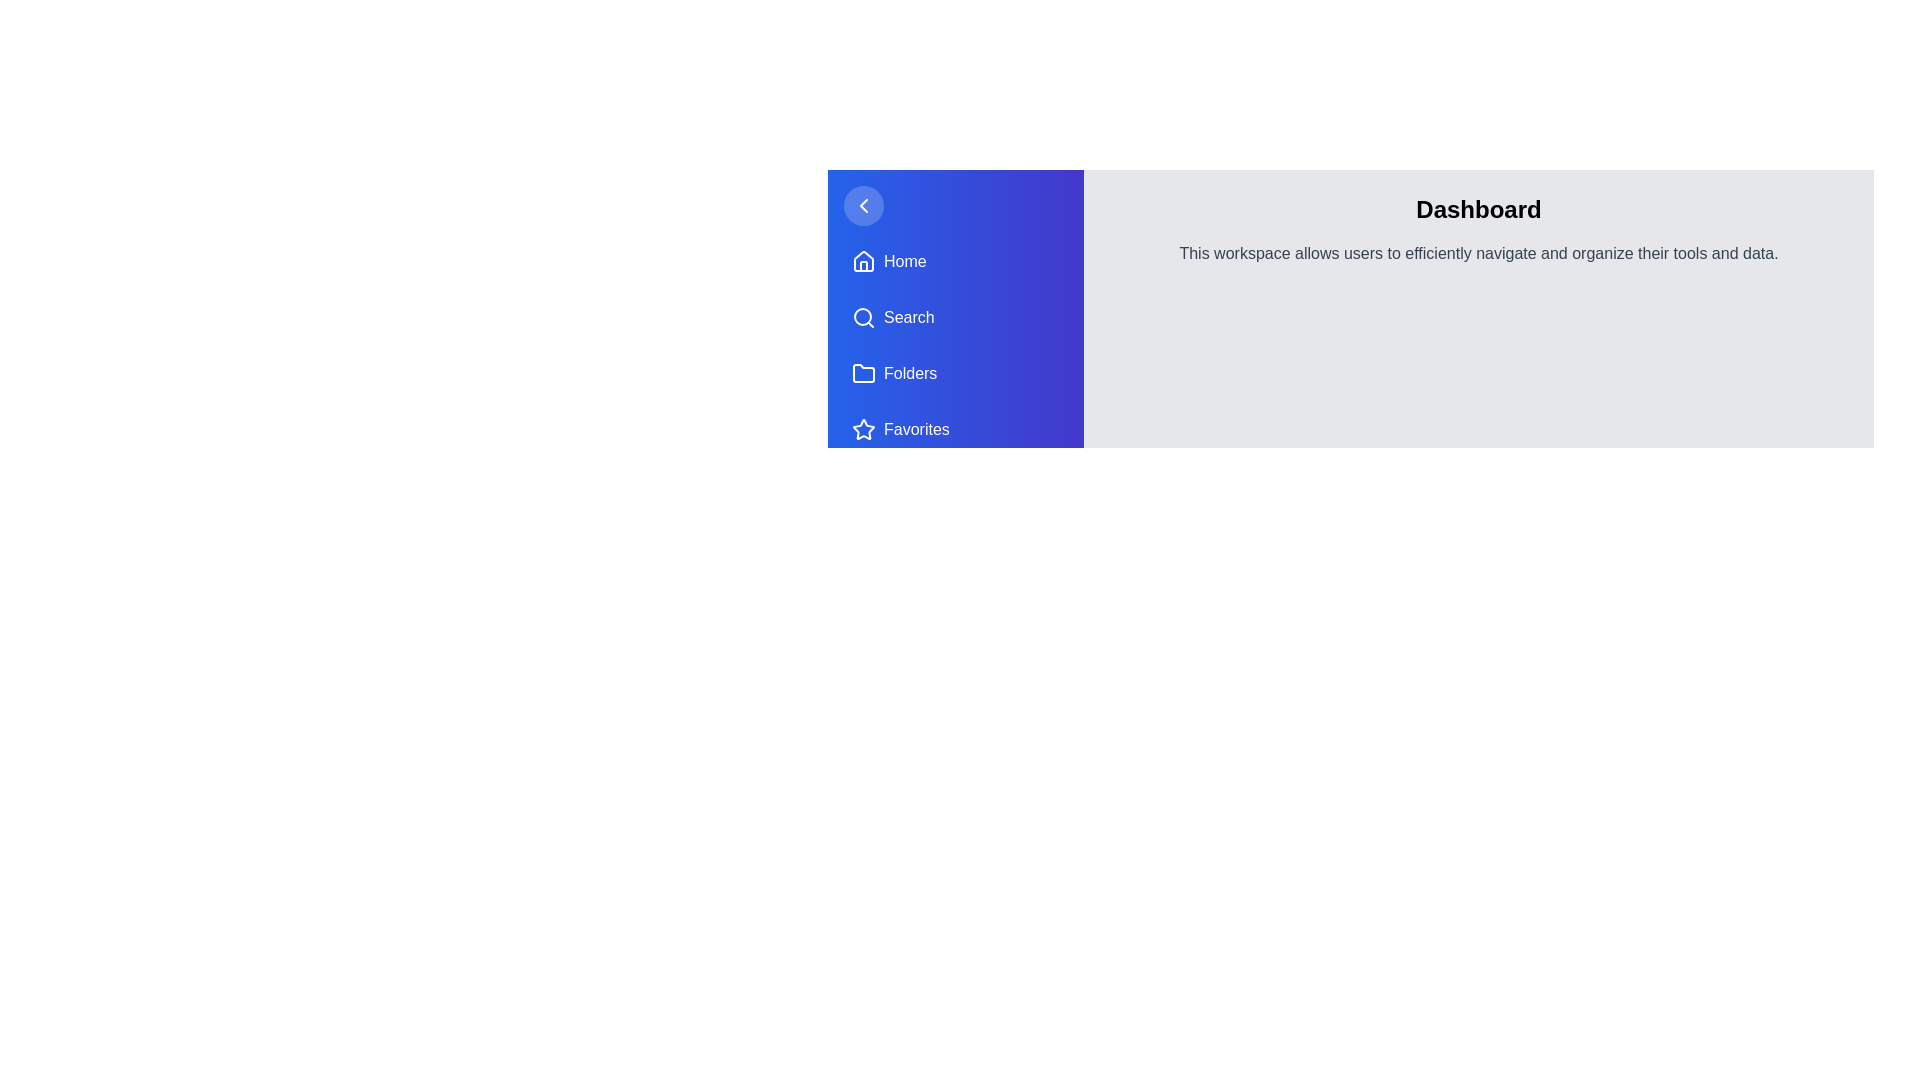 Image resolution: width=1920 pixels, height=1080 pixels. Describe the element at coordinates (954, 316) in the screenshot. I see `the navigation item Search` at that location.